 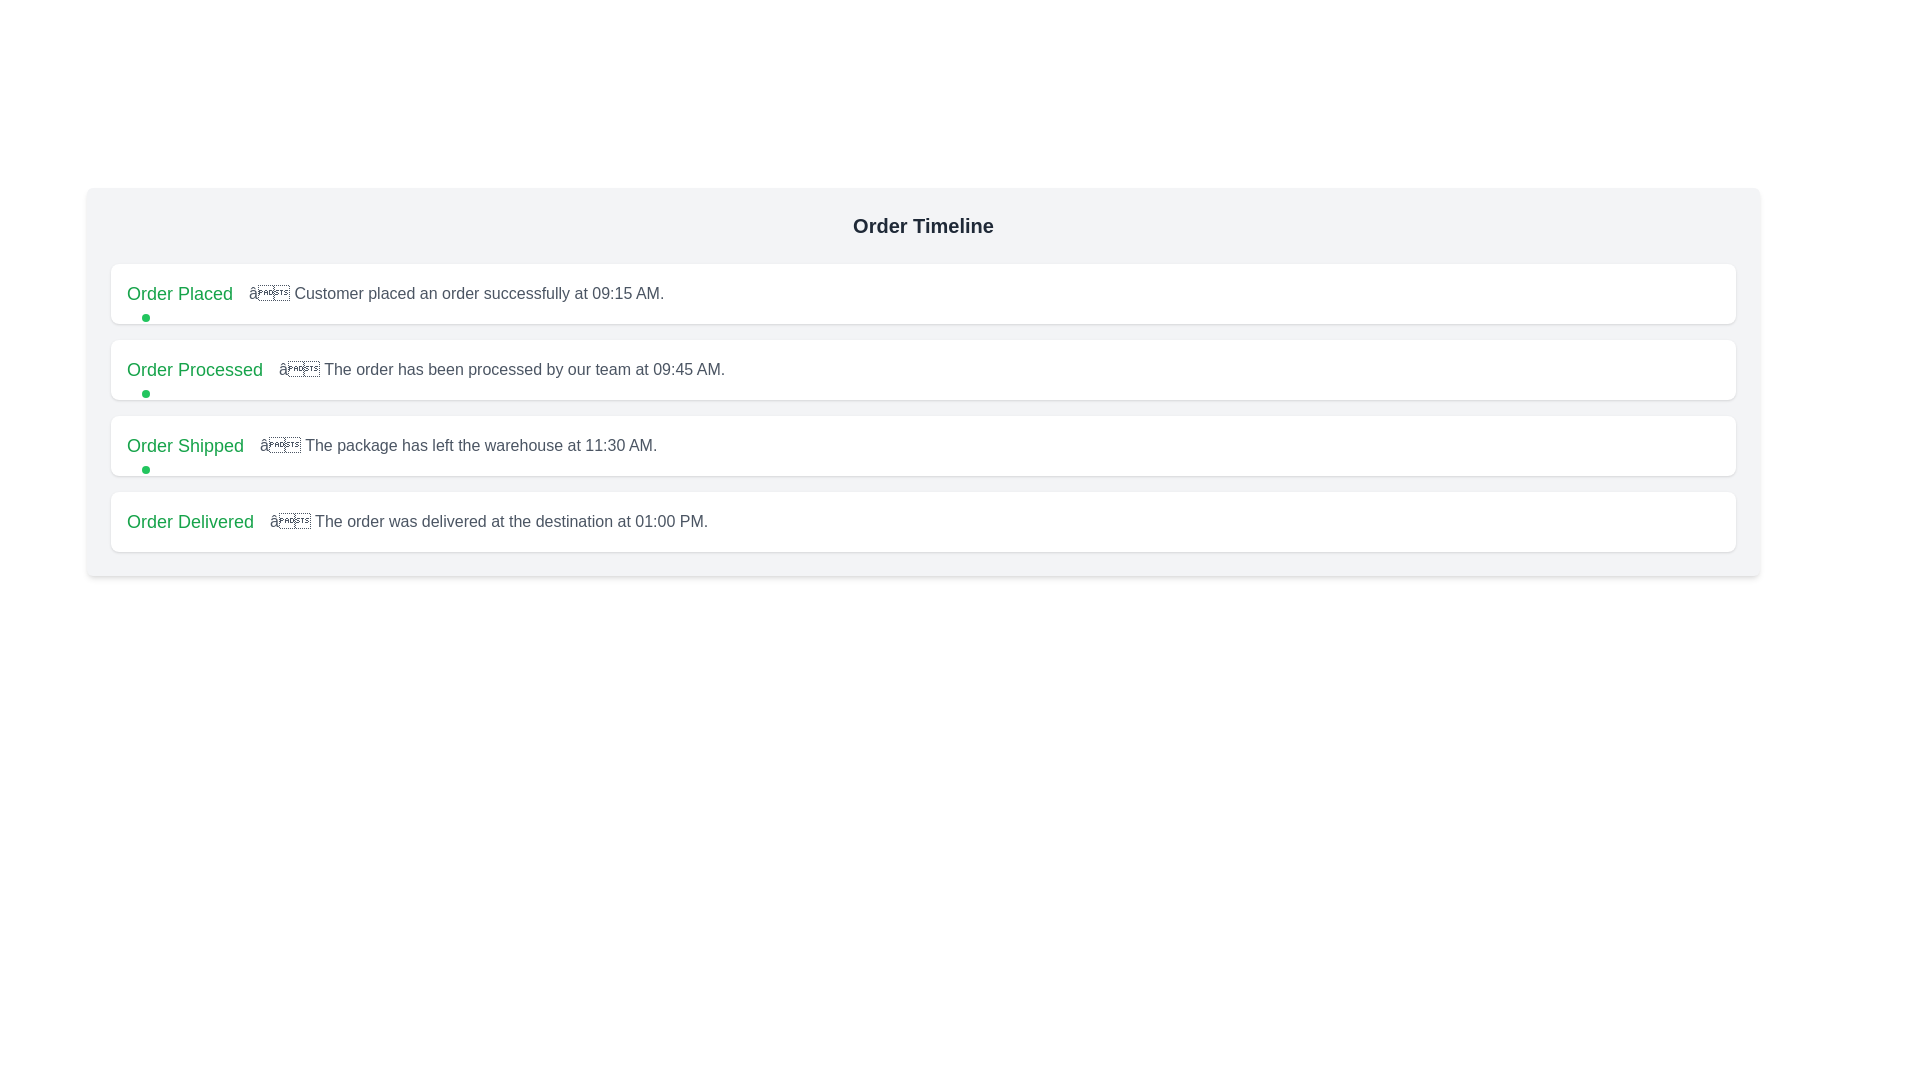 What do you see at coordinates (922, 445) in the screenshot?
I see `the Status display component which shows 'Order Shipped' and indicates the shipping status, positioned between 'Order Processed' and 'Order Delivered'` at bounding box center [922, 445].